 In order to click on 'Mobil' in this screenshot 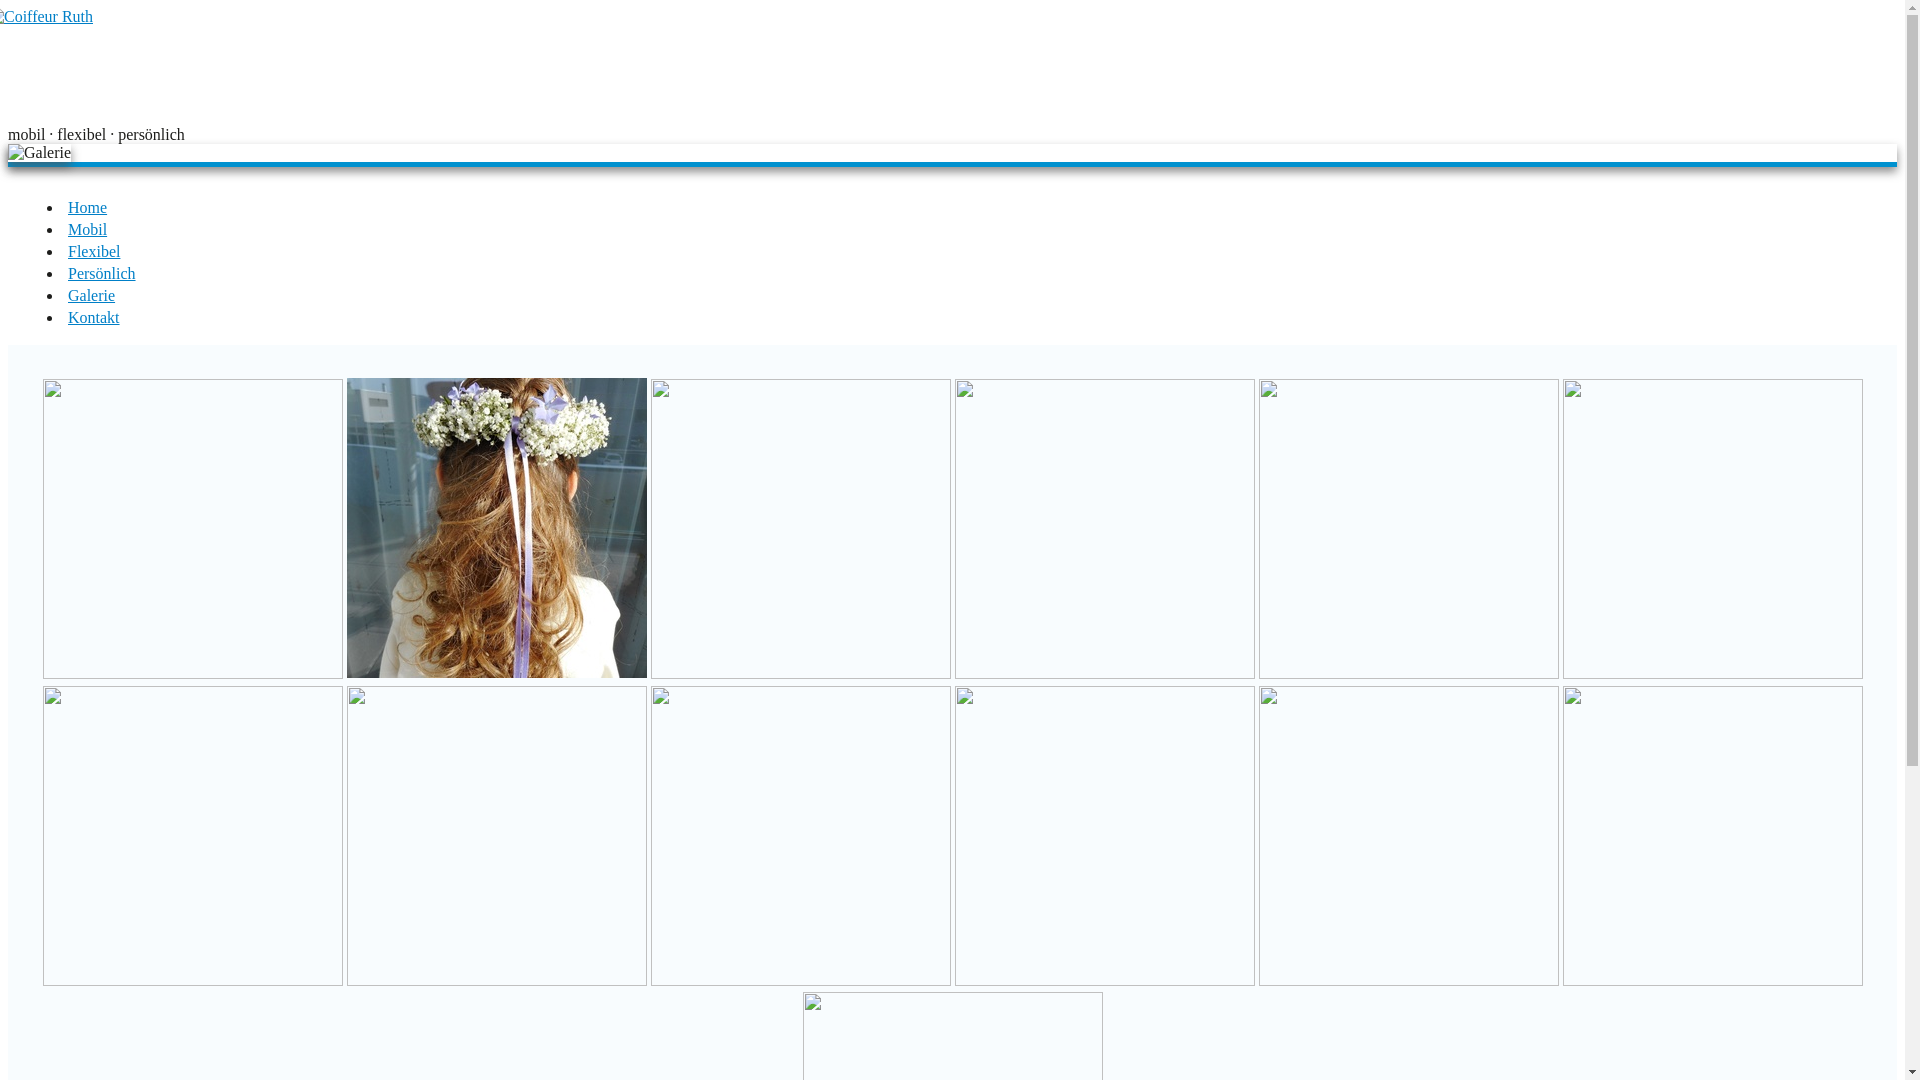, I will do `click(67, 228)`.